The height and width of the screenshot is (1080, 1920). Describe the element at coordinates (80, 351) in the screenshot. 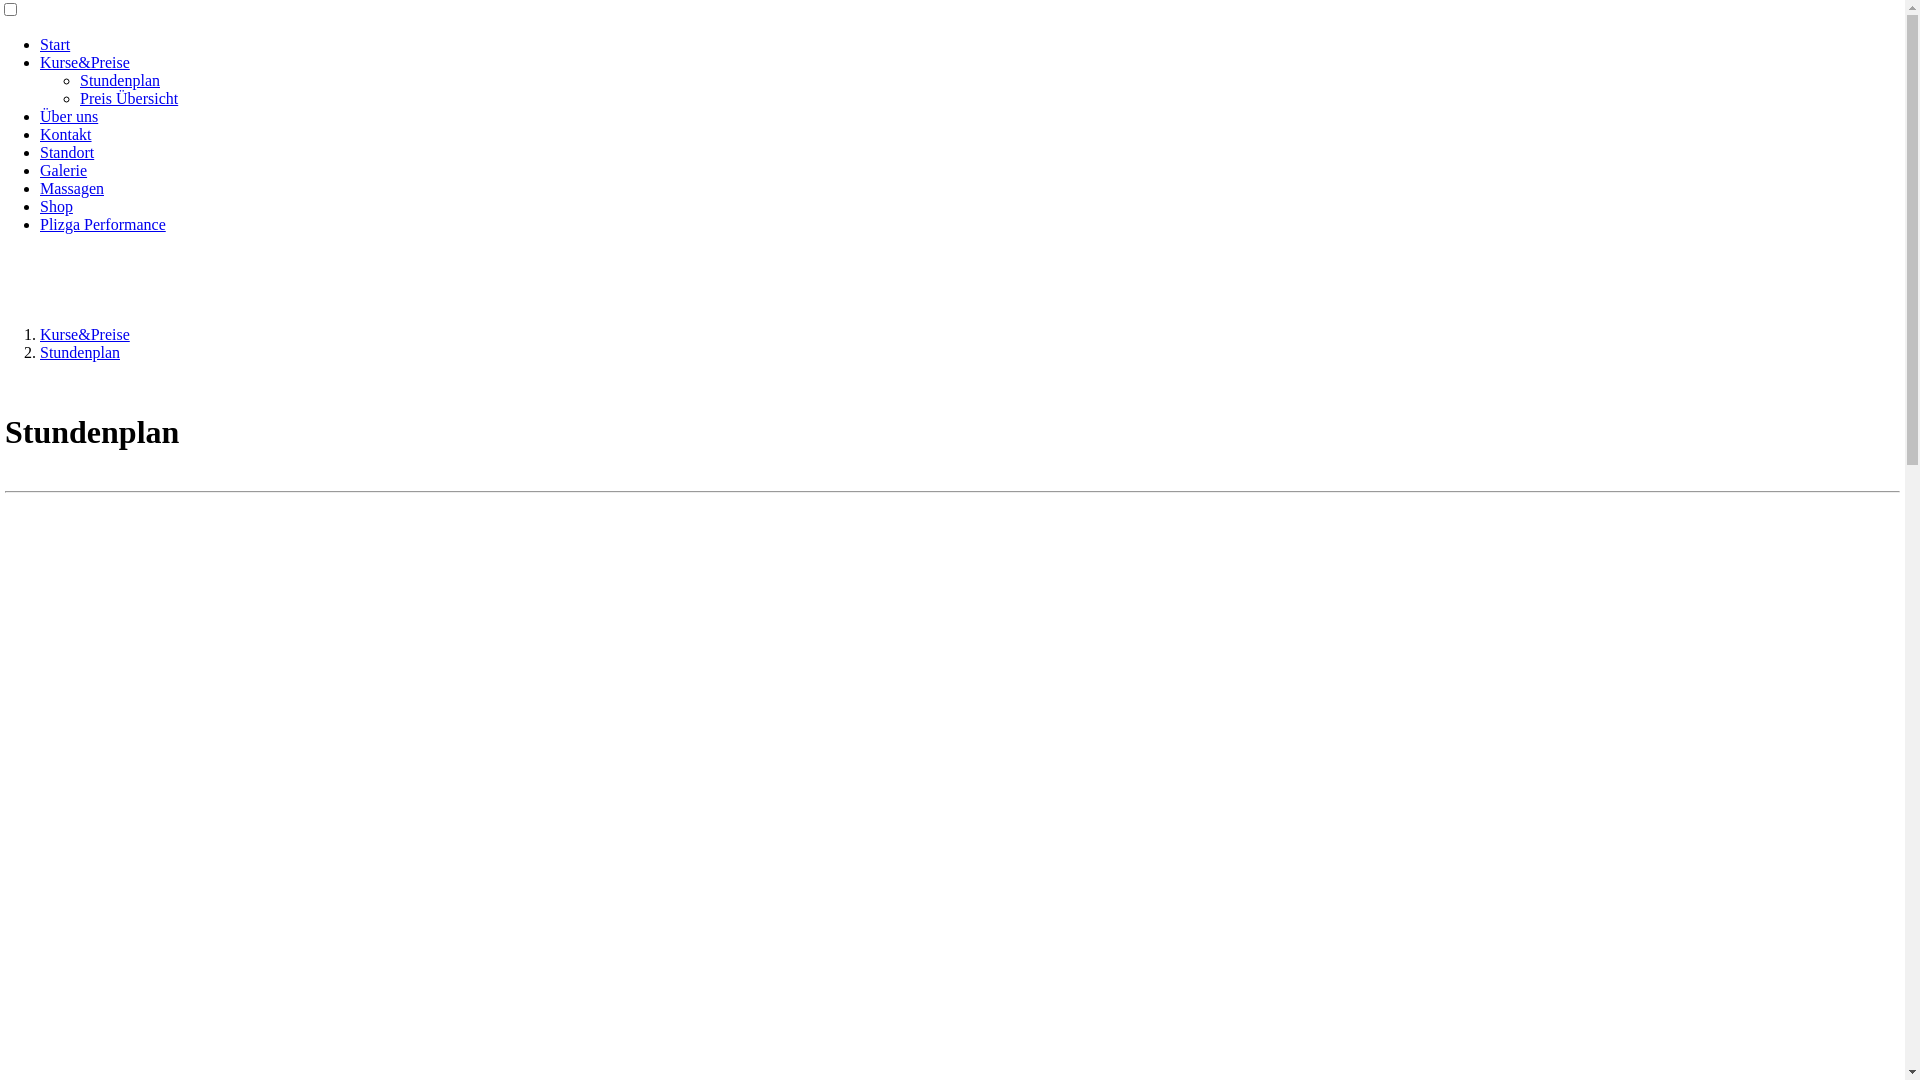

I see `'Stundenplan'` at that location.